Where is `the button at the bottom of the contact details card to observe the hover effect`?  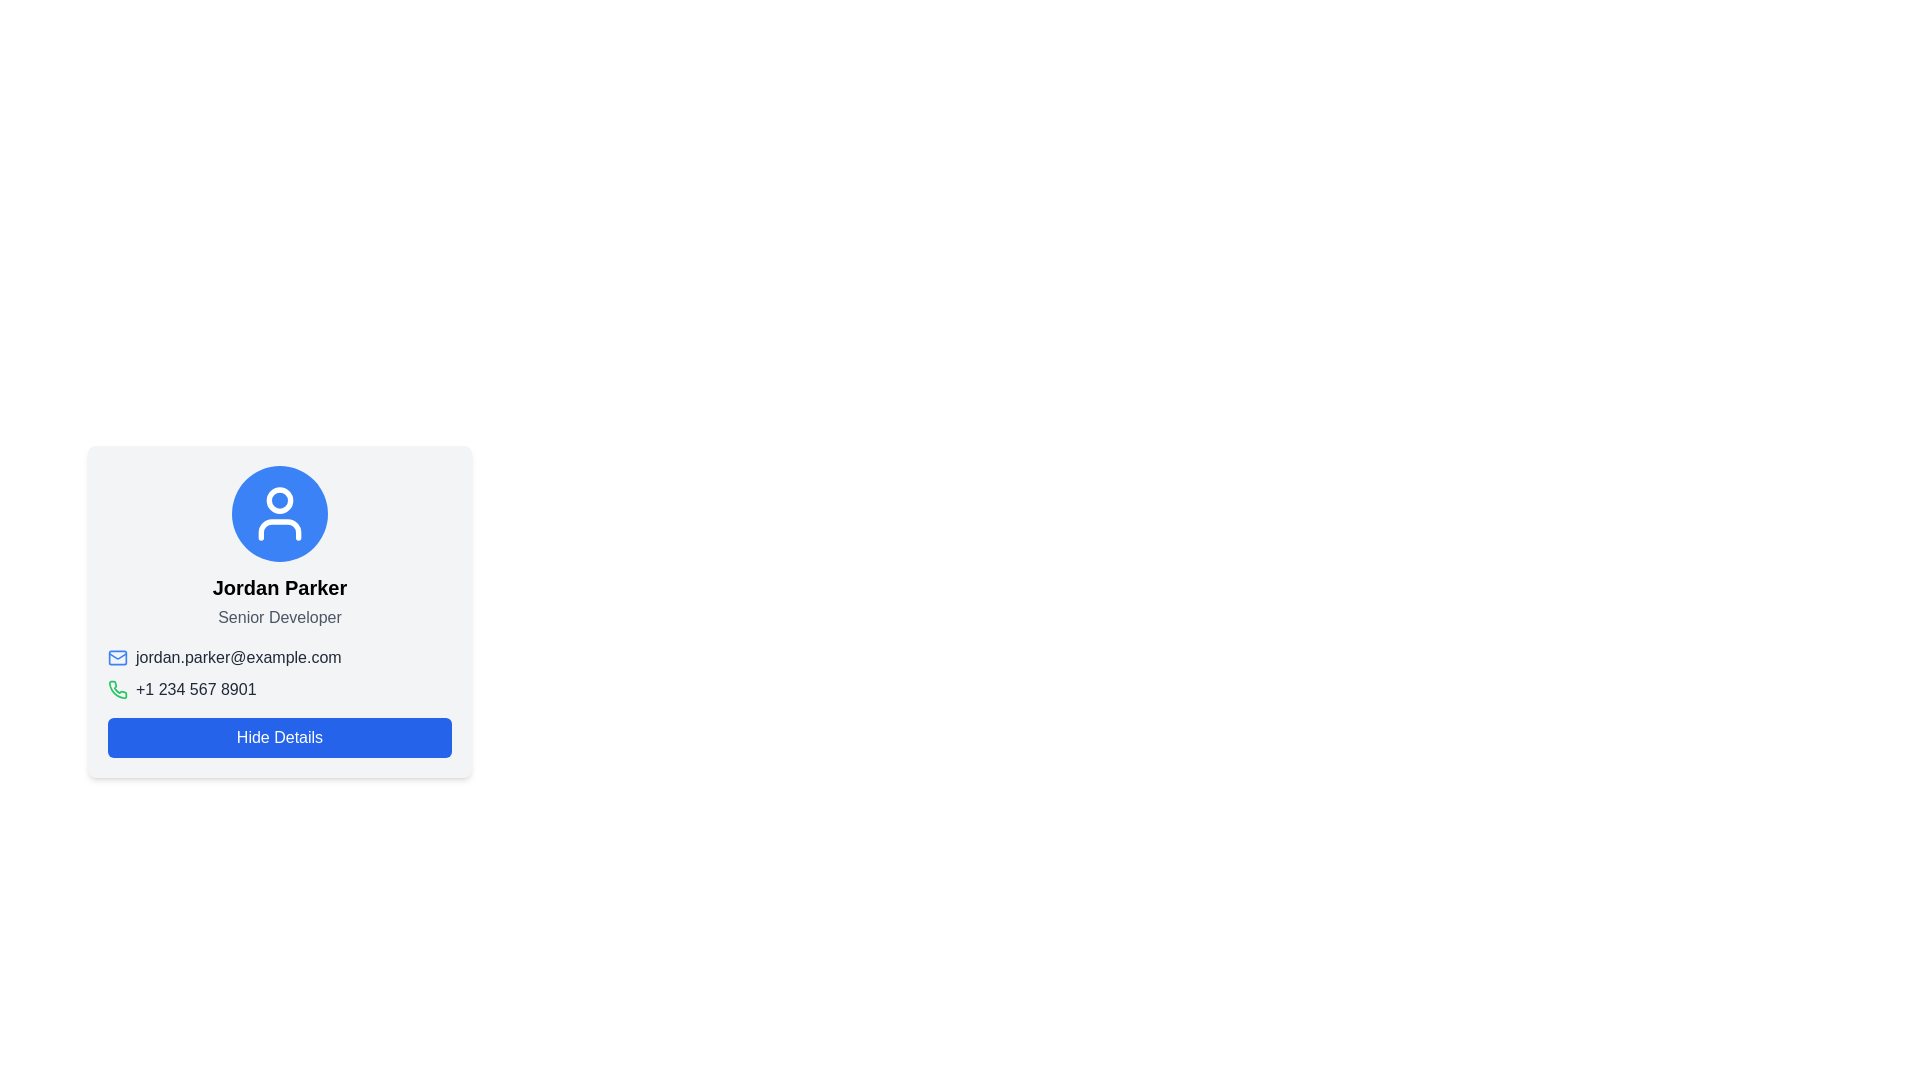
the button at the bottom of the contact details card to observe the hover effect is located at coordinates (278, 737).